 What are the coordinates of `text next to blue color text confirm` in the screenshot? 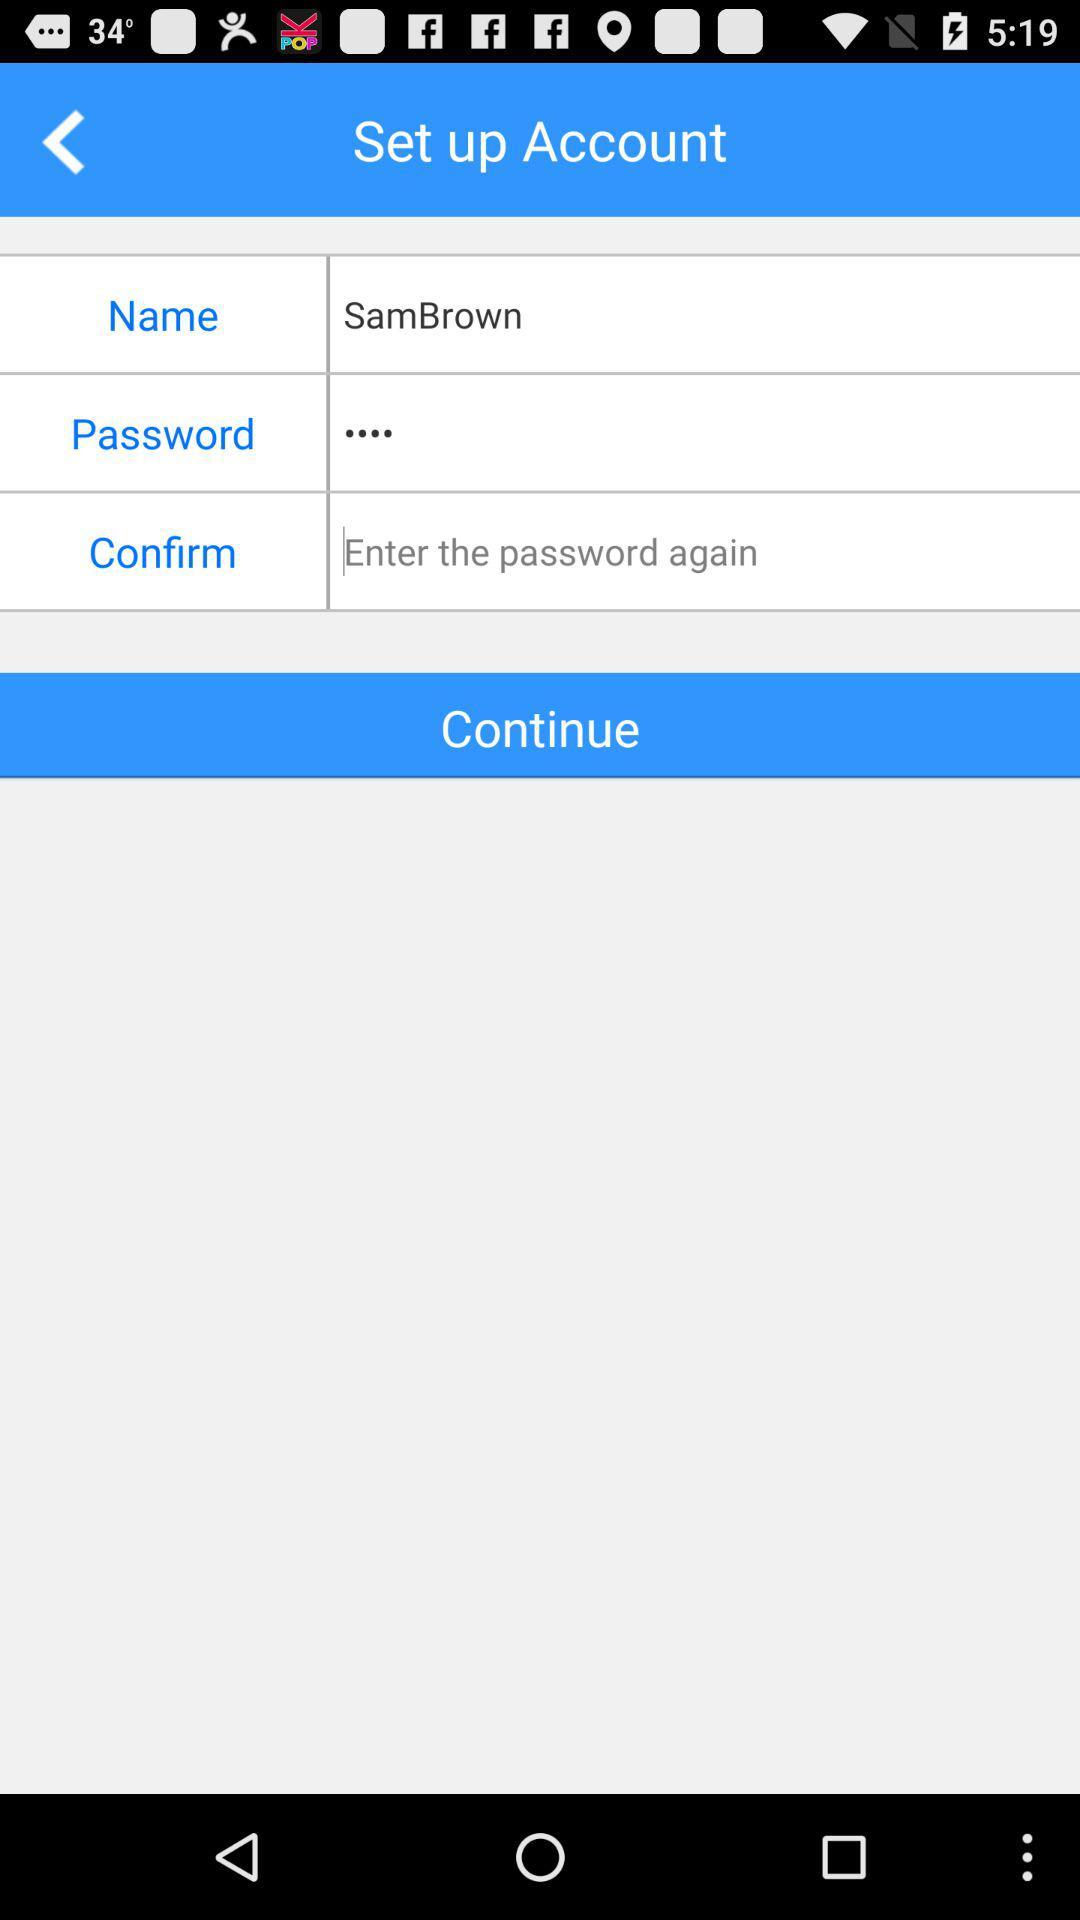 It's located at (711, 551).